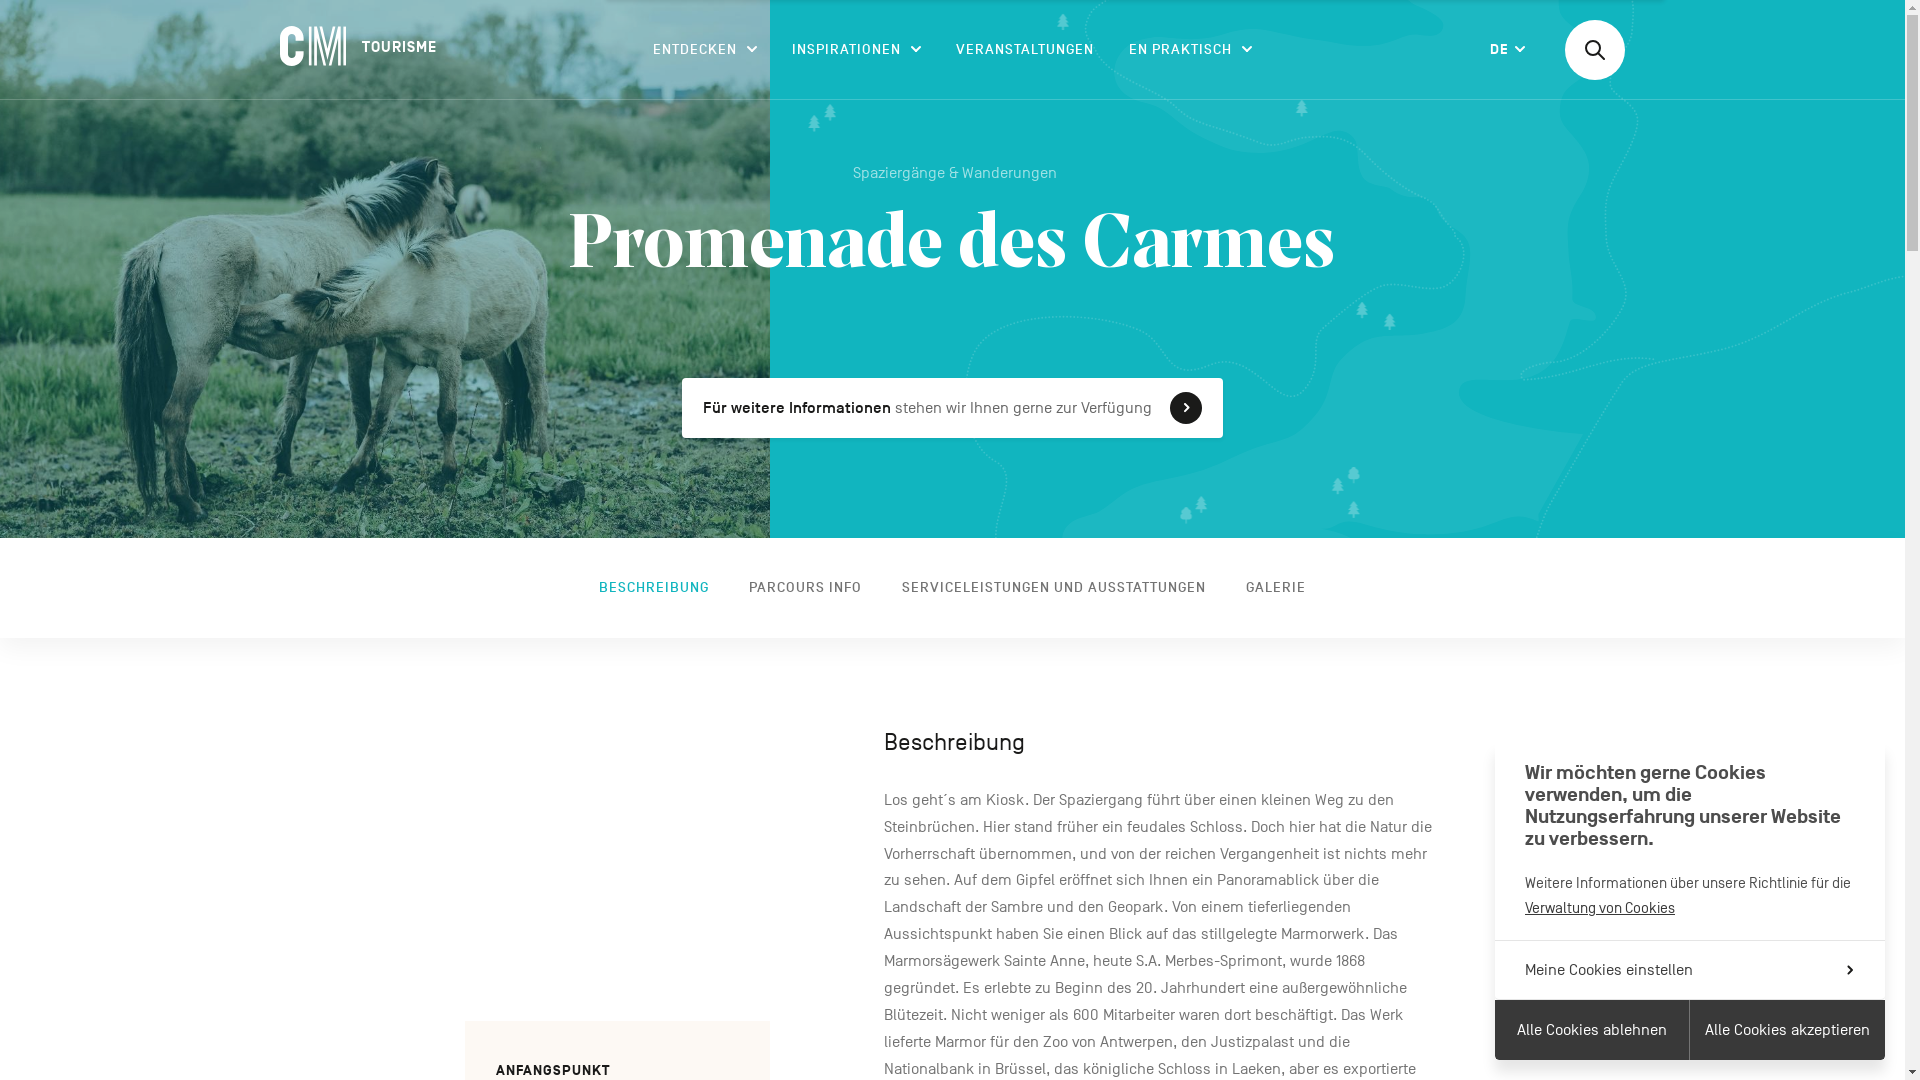 Image resolution: width=1920 pixels, height=1080 pixels. What do you see at coordinates (1190, 49) in the screenshot?
I see `'EN PRAKTISCH'` at bounding box center [1190, 49].